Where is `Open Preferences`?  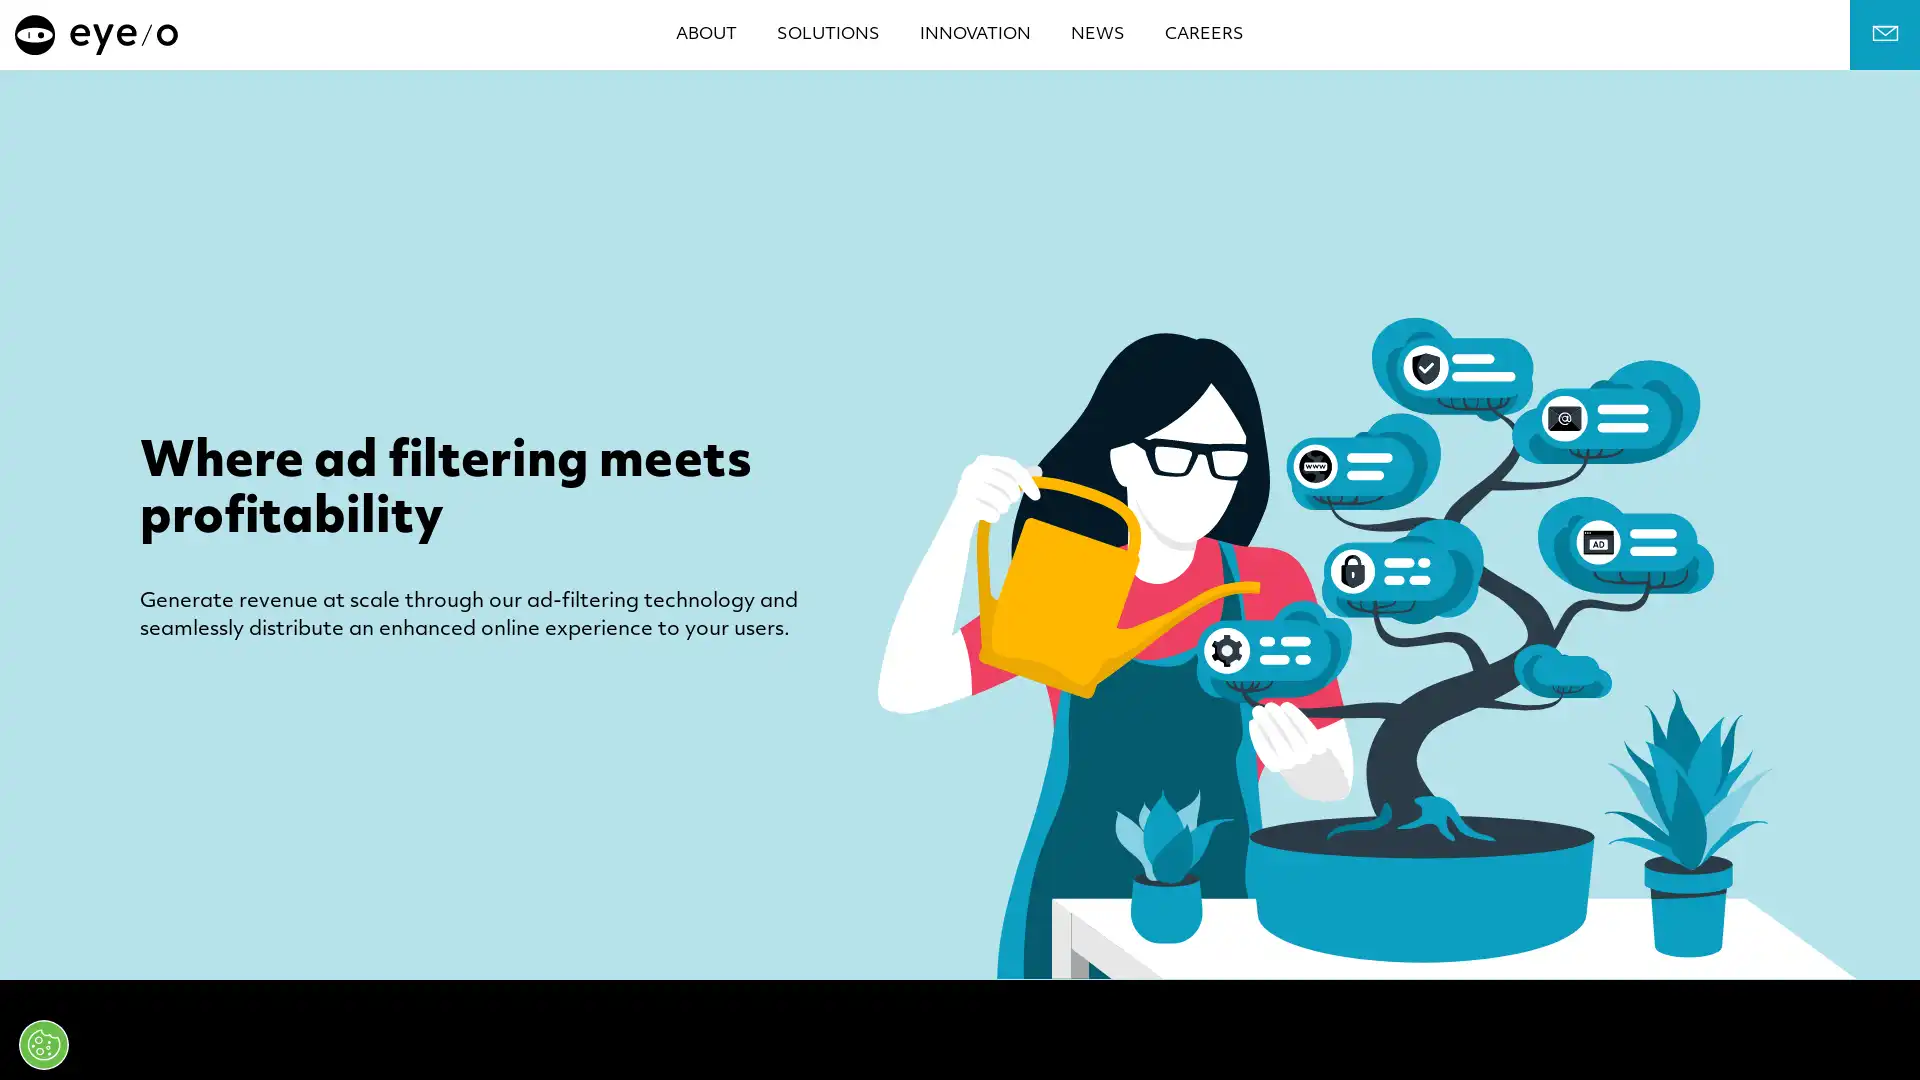
Open Preferences is located at coordinates (43, 1044).